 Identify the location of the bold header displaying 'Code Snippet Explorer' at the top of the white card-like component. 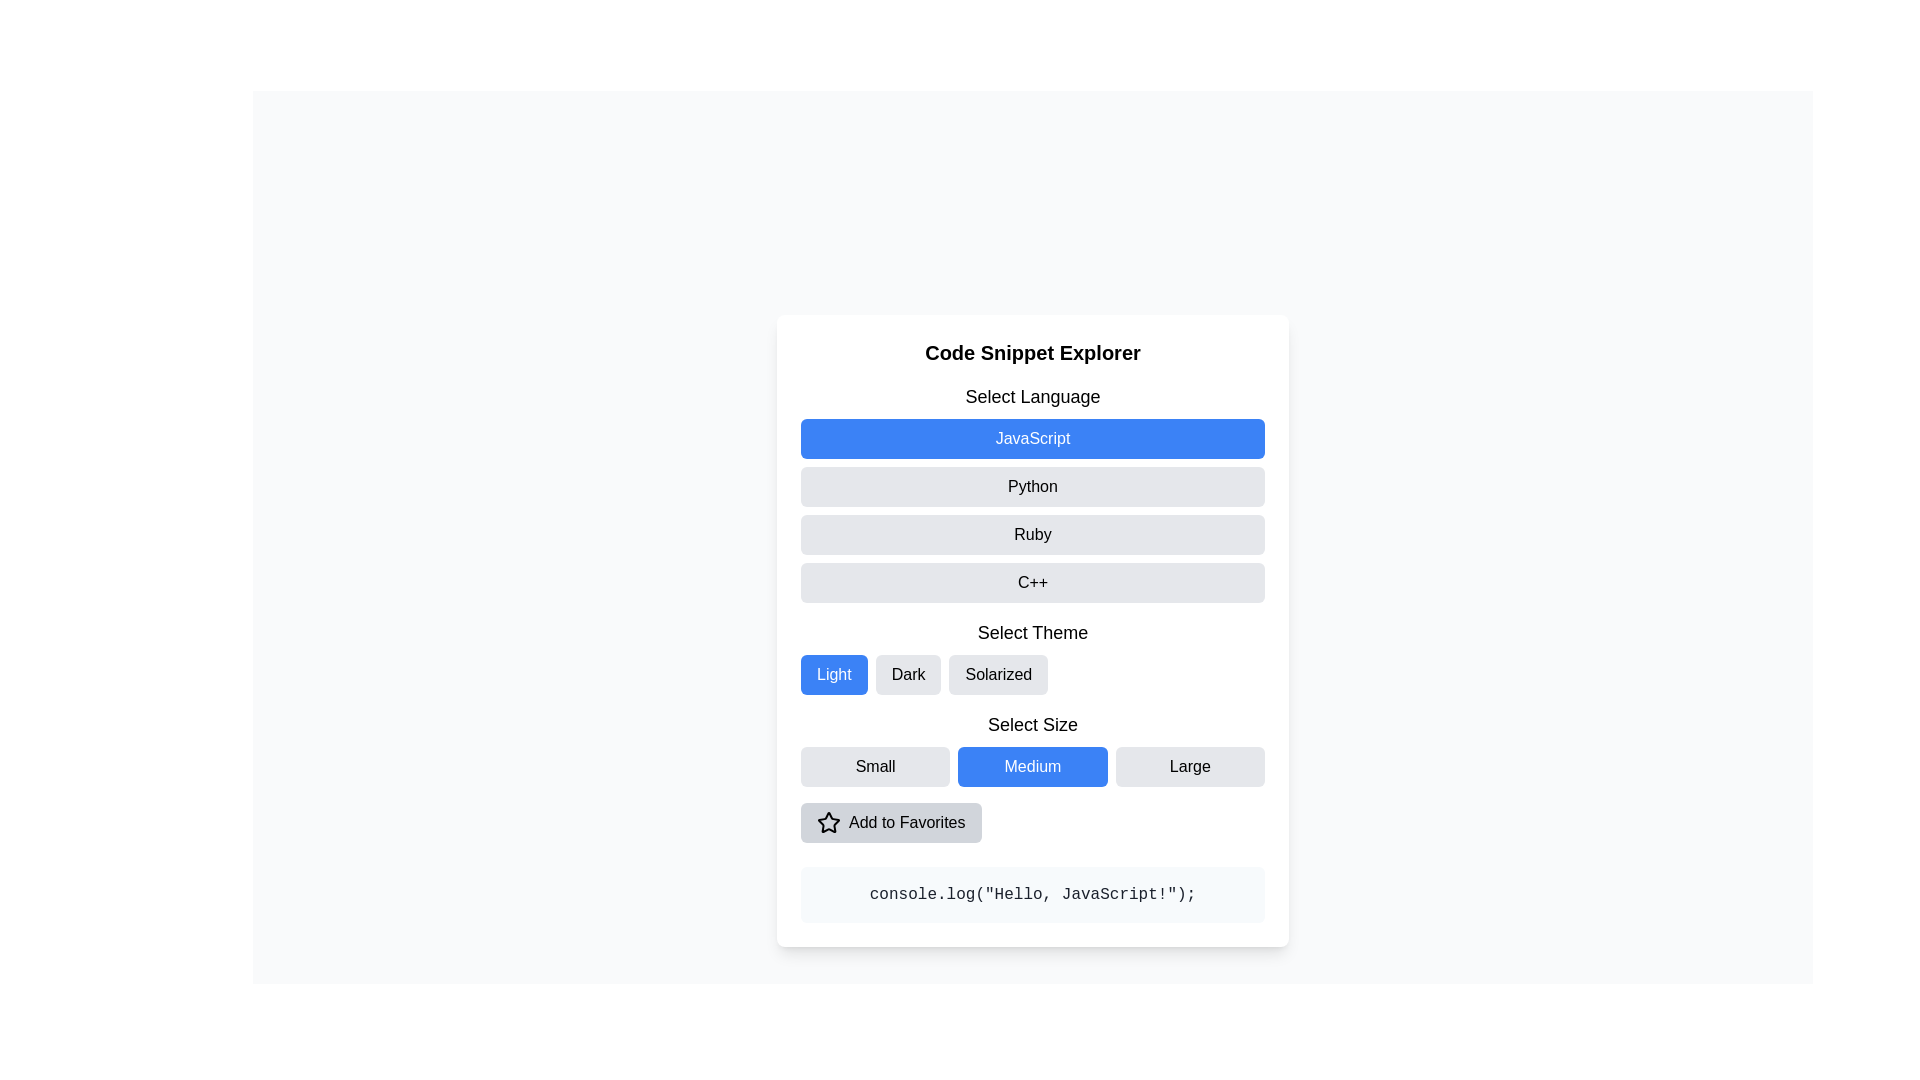
(1032, 352).